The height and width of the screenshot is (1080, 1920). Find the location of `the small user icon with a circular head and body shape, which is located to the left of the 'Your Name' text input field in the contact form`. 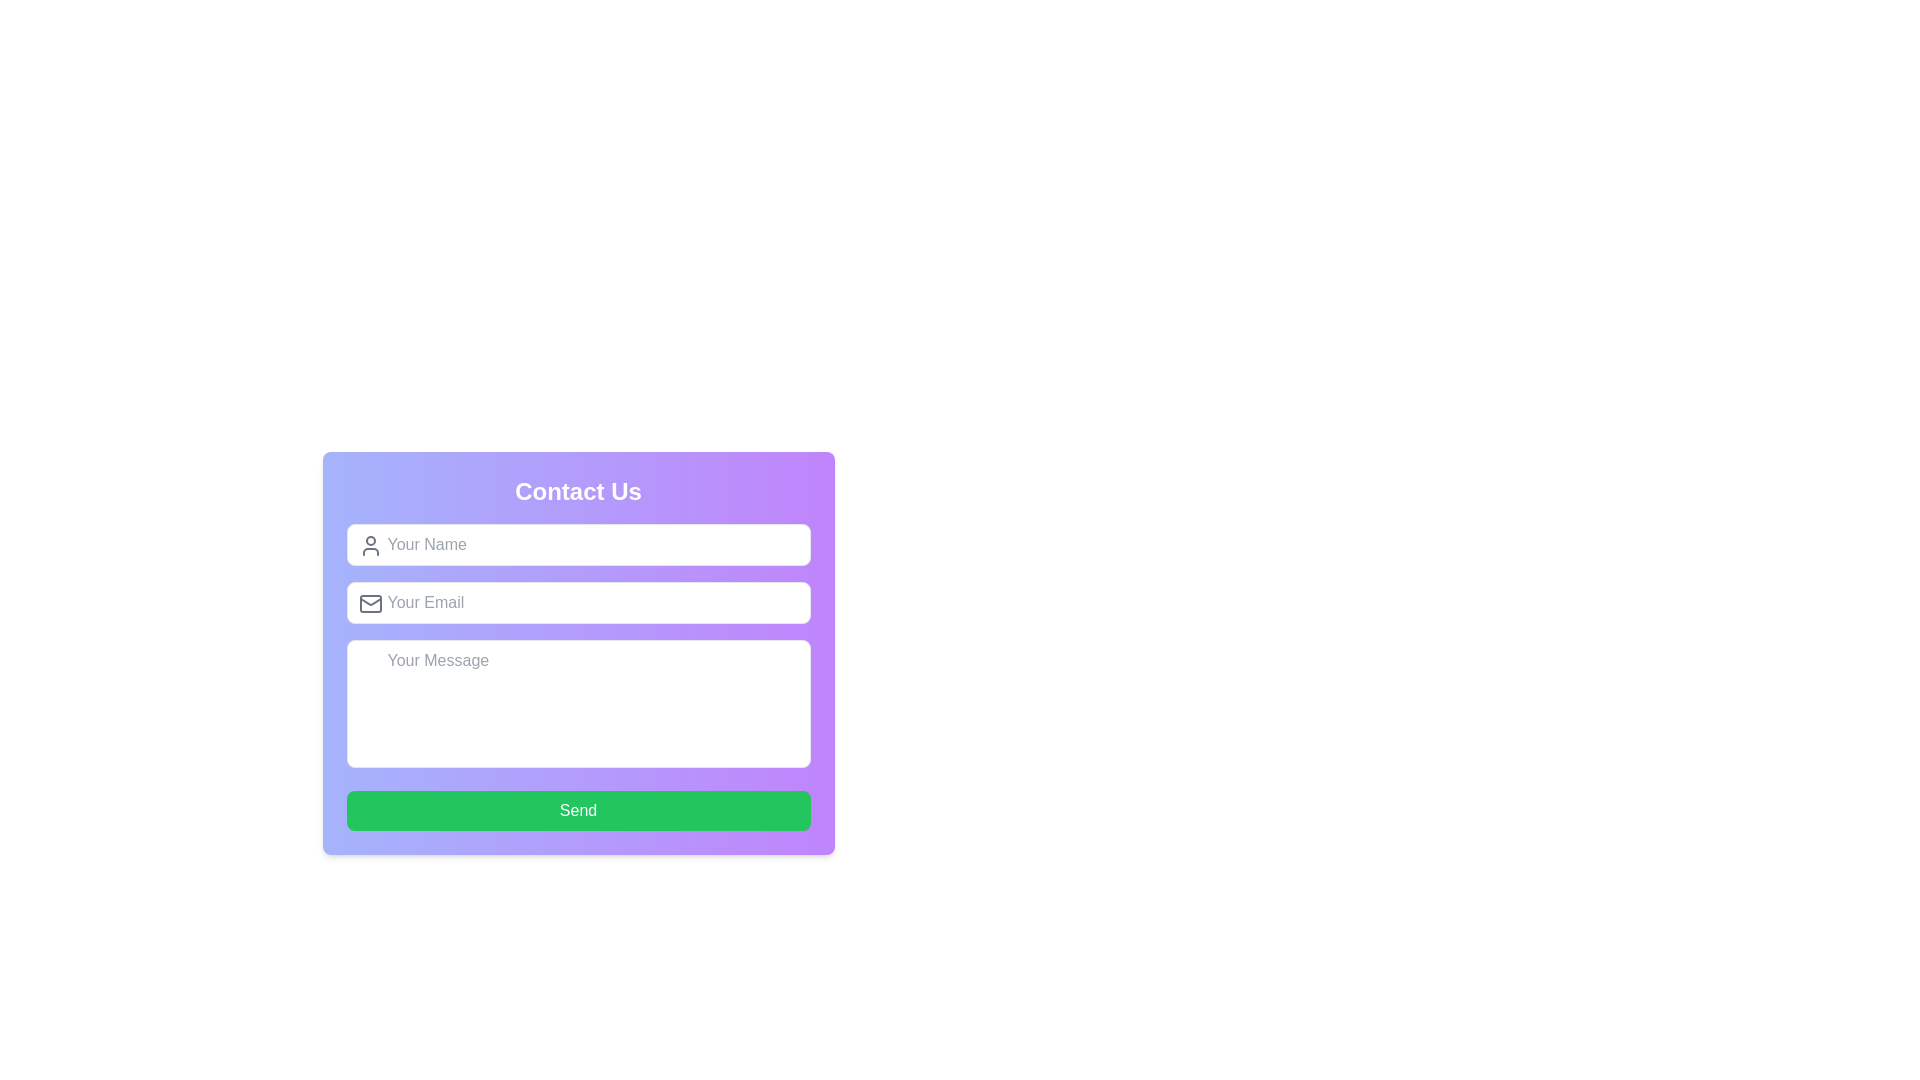

the small user icon with a circular head and body shape, which is located to the left of the 'Your Name' text input field in the contact form is located at coordinates (370, 546).